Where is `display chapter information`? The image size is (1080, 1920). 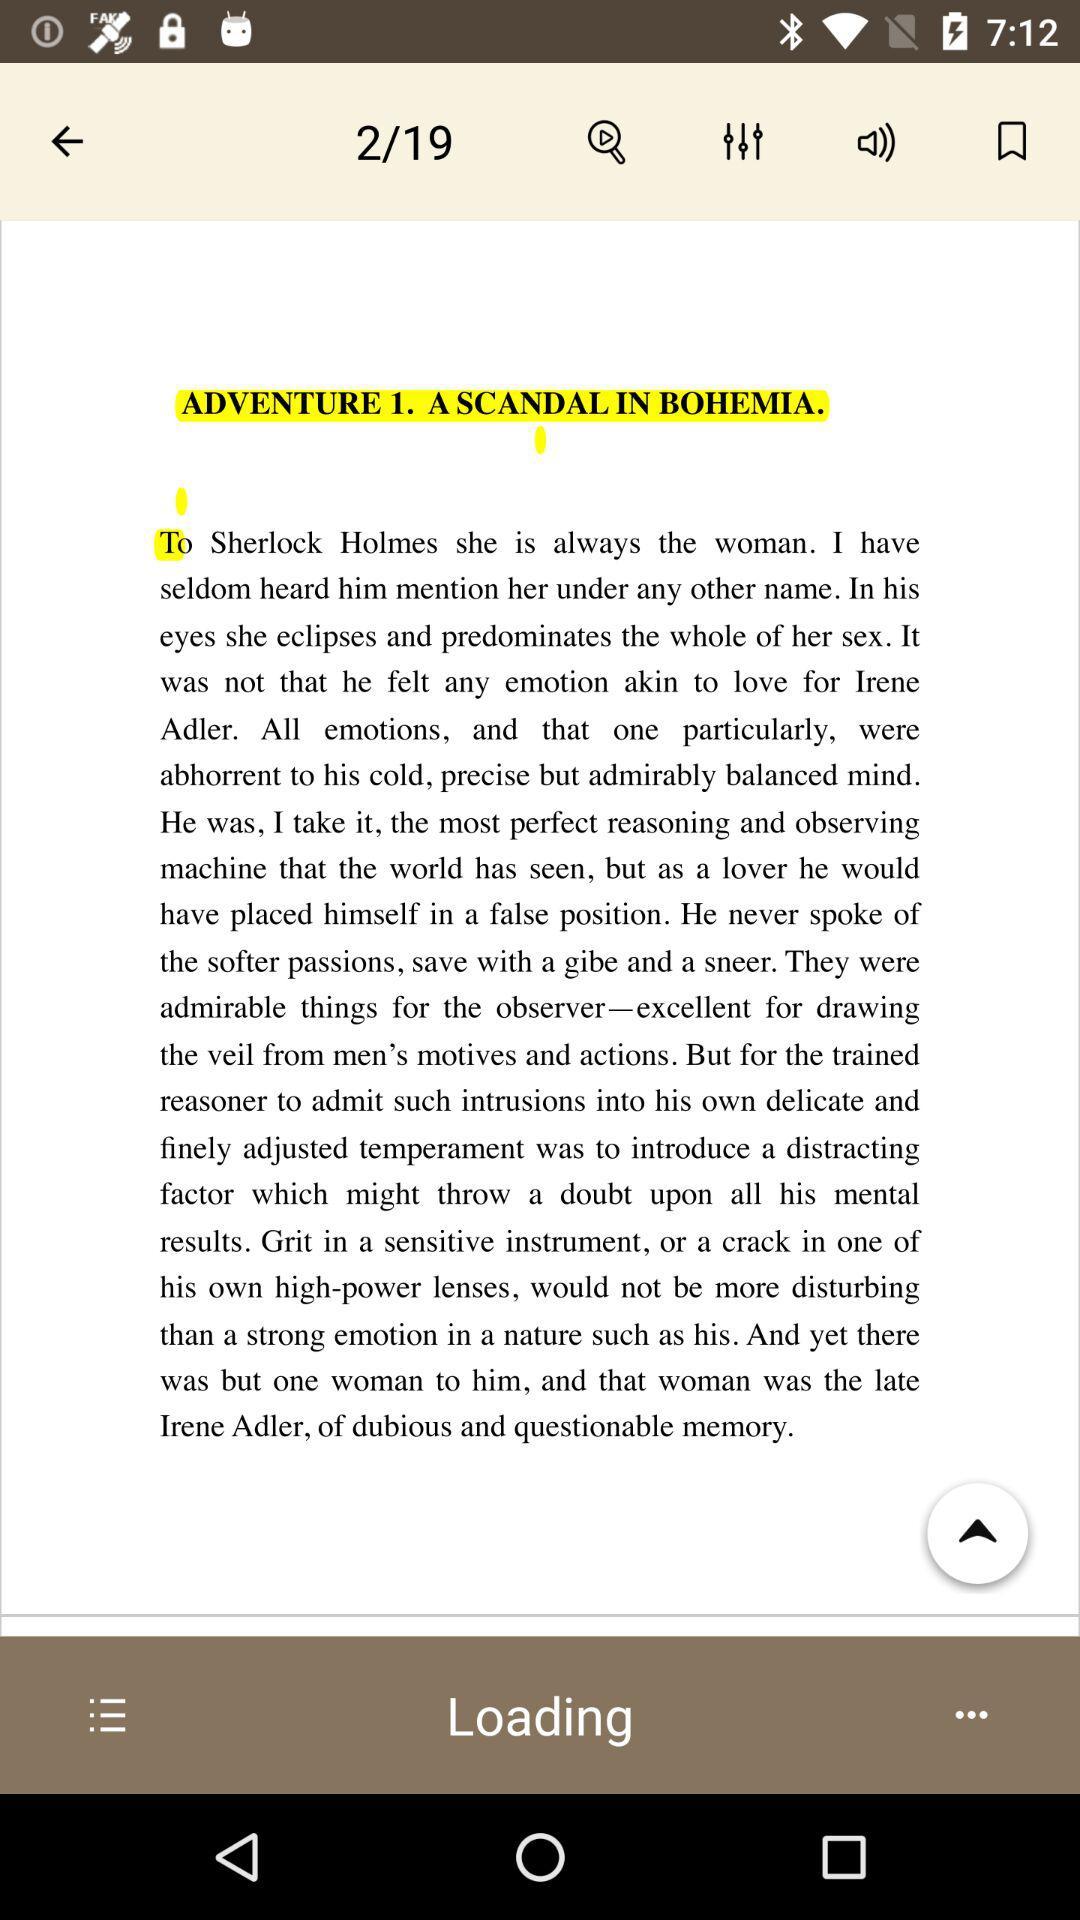
display chapter information is located at coordinates (108, 1714).